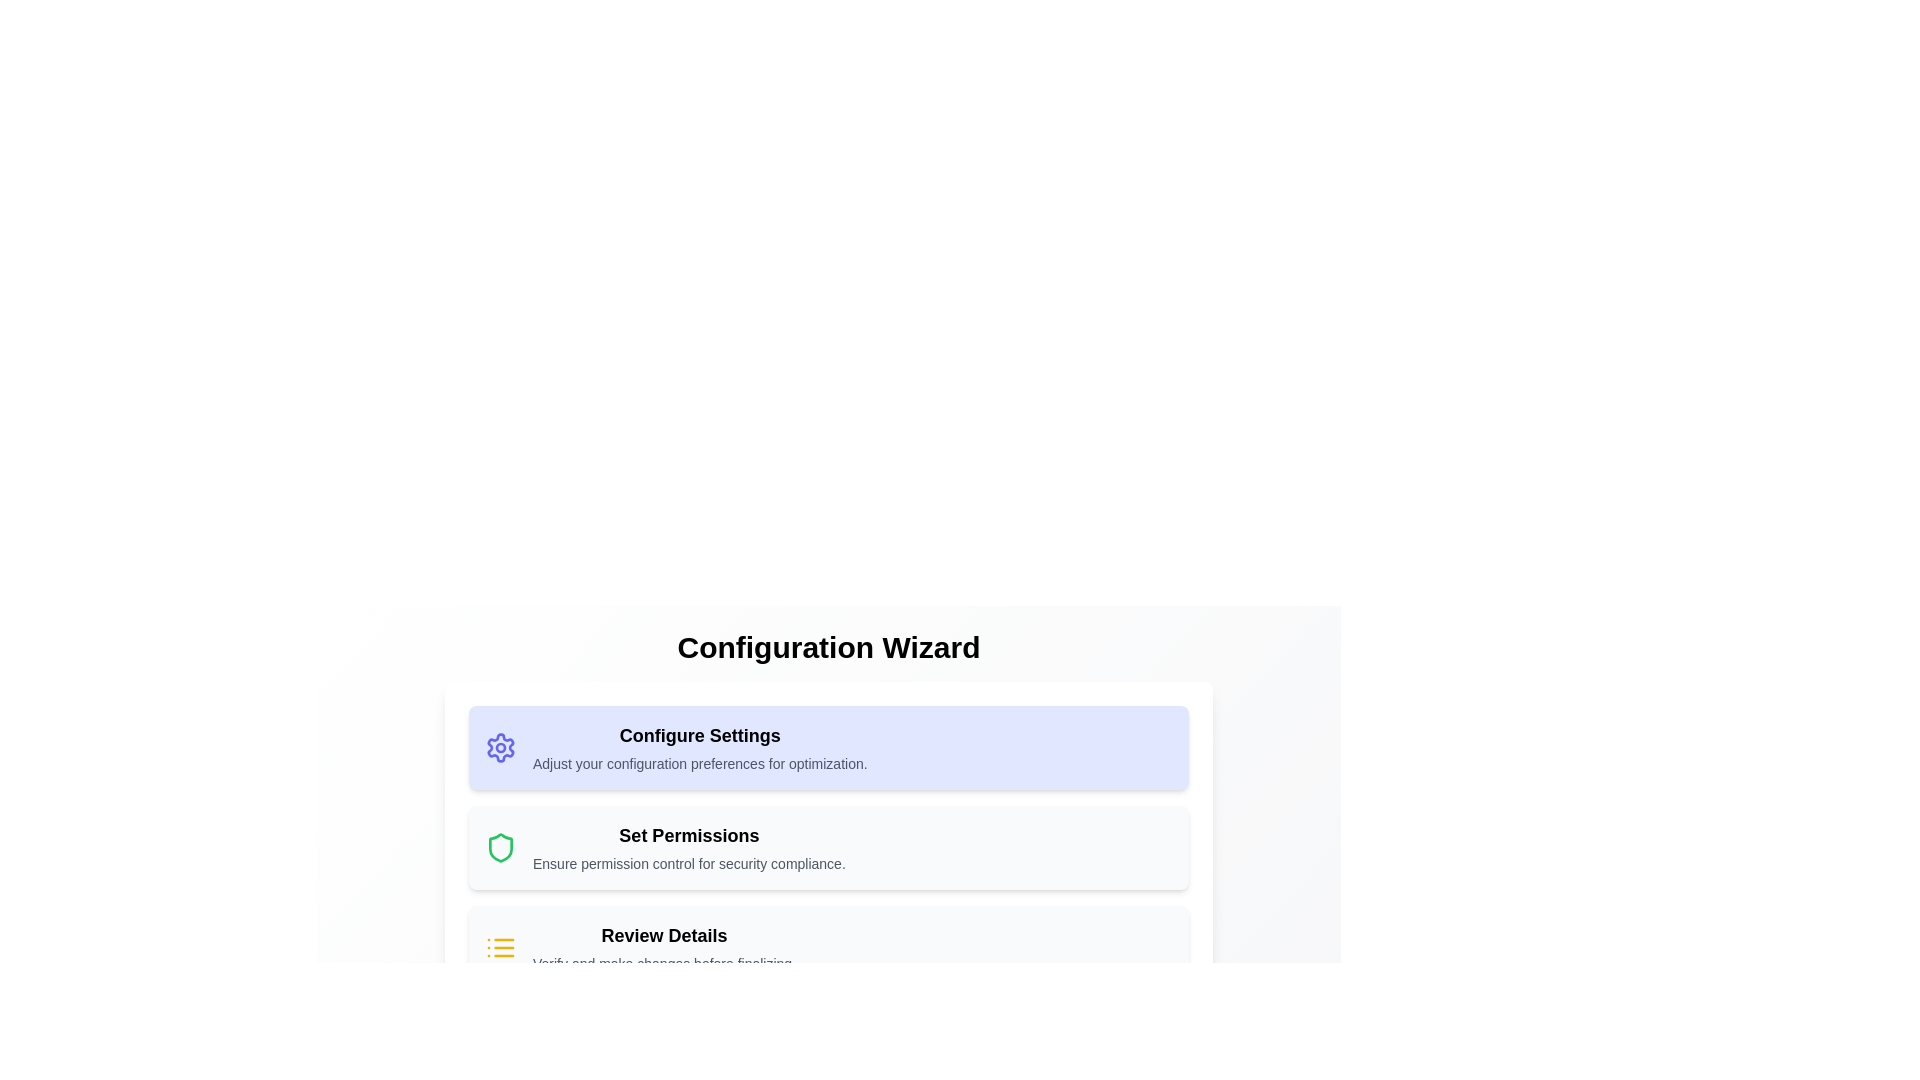 This screenshot has height=1080, width=1920. What do you see at coordinates (689, 863) in the screenshot?
I see `the text label that provides further details for the 'Set Permissions' heading, located directly beneath it in the configuration interface` at bounding box center [689, 863].